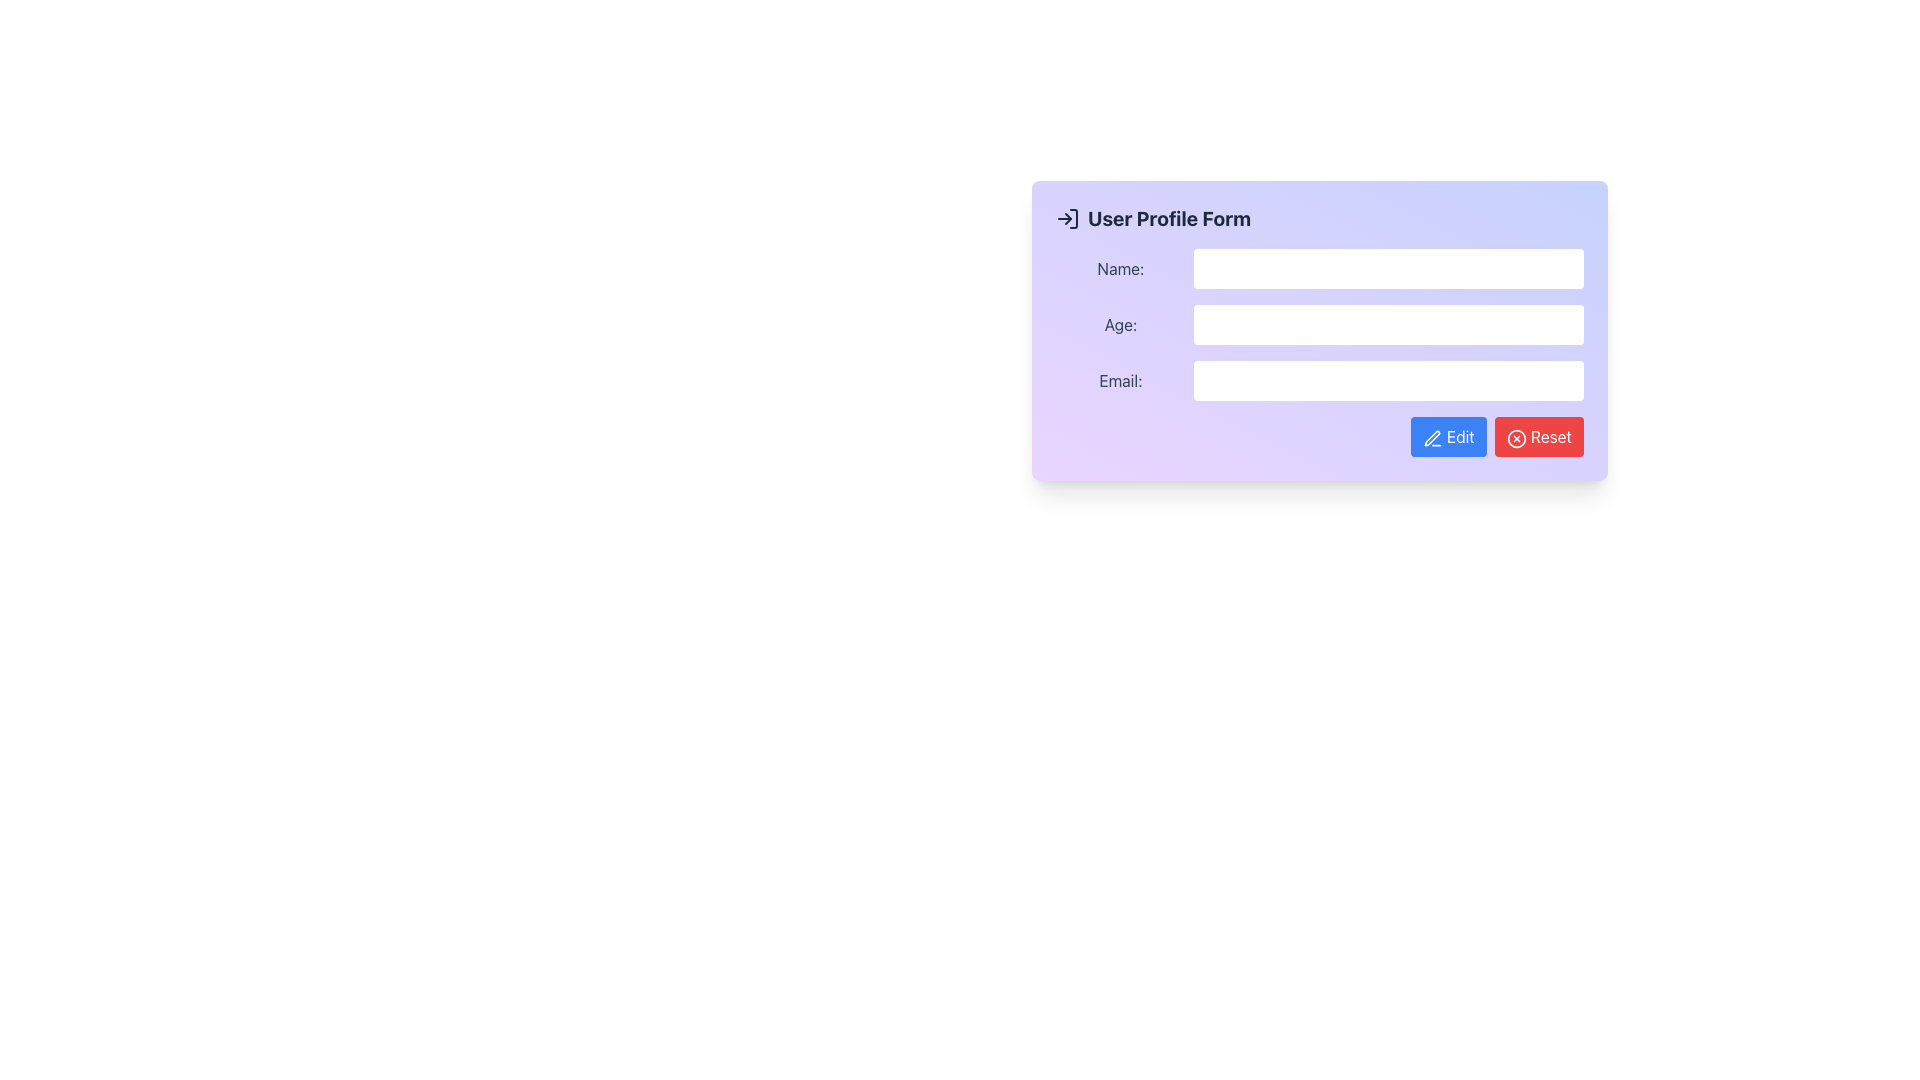 The height and width of the screenshot is (1080, 1920). What do you see at coordinates (1431, 437) in the screenshot?
I see `the 'Edit' button icon located to the left of the text 'Edit' in the user profile form` at bounding box center [1431, 437].